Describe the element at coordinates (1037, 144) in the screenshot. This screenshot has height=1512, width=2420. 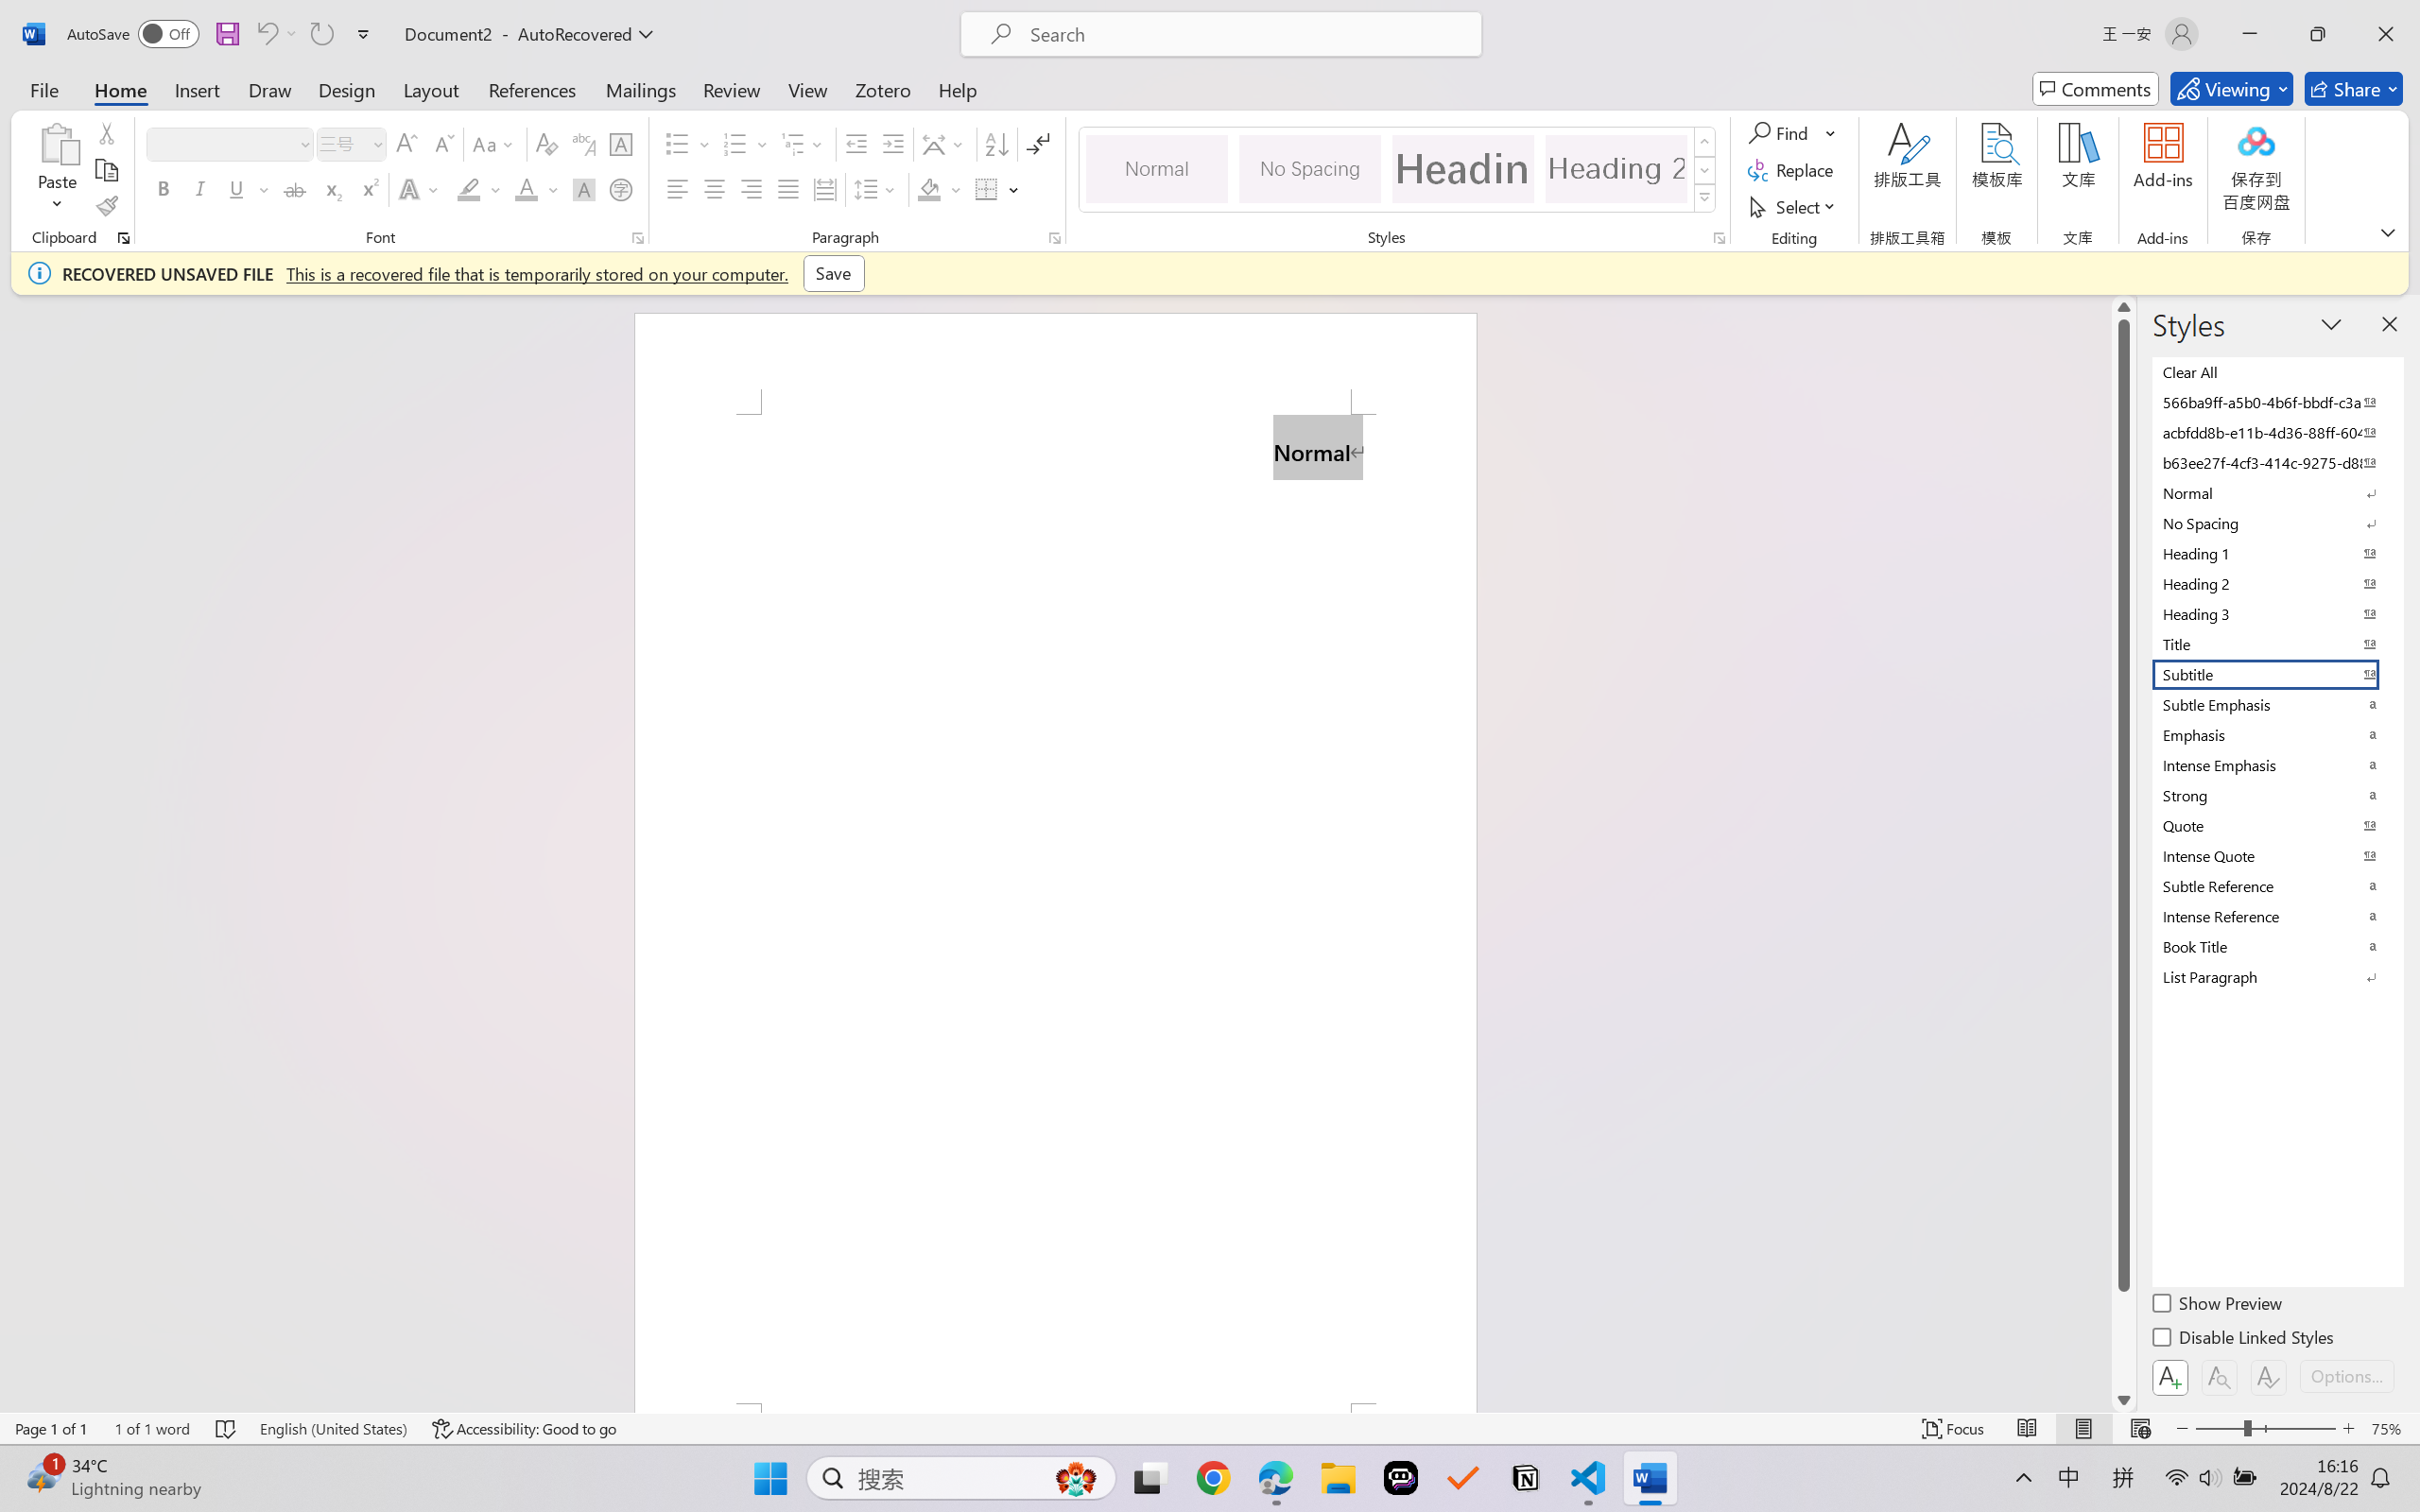
I see `'Show/Hide Editing Marks'` at that location.